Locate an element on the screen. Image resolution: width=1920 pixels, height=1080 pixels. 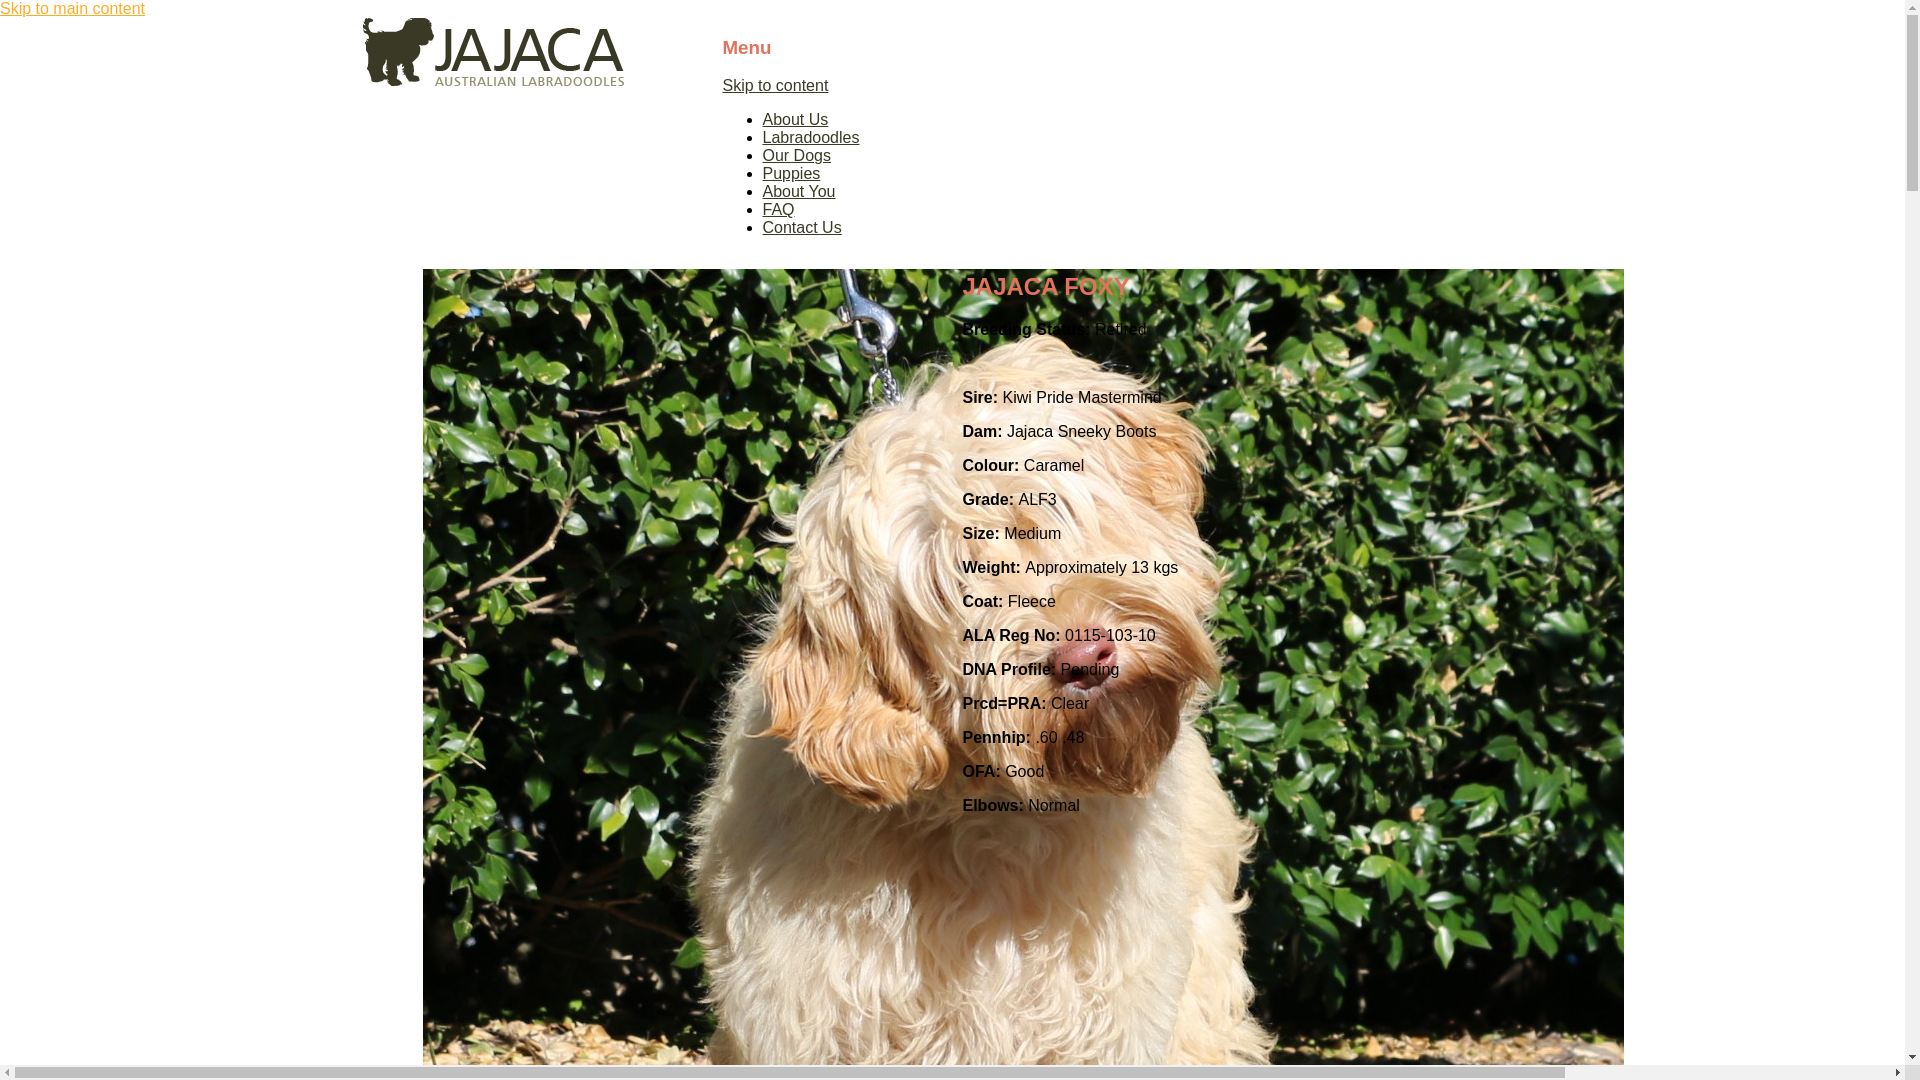
'Skip to content' is located at coordinates (773, 84).